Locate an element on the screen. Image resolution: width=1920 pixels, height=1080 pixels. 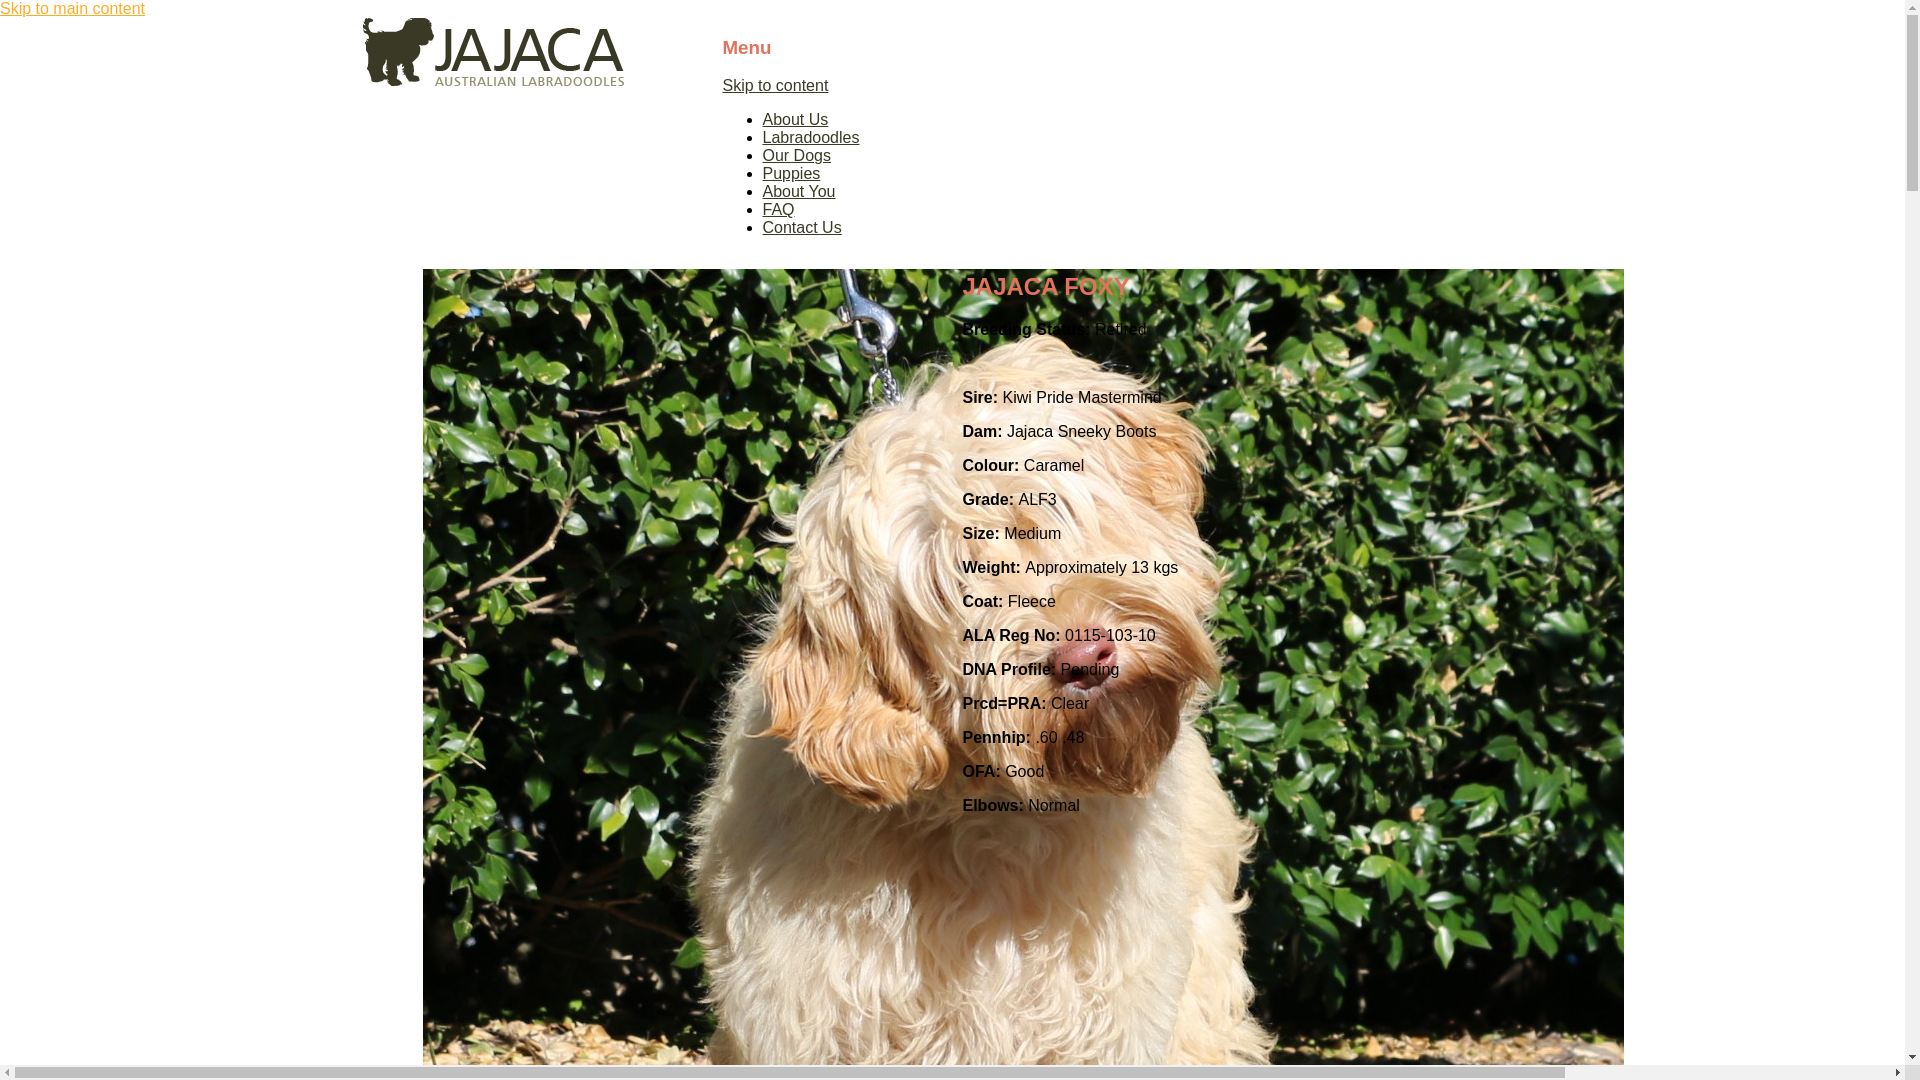
'Skip to content' is located at coordinates (773, 84).